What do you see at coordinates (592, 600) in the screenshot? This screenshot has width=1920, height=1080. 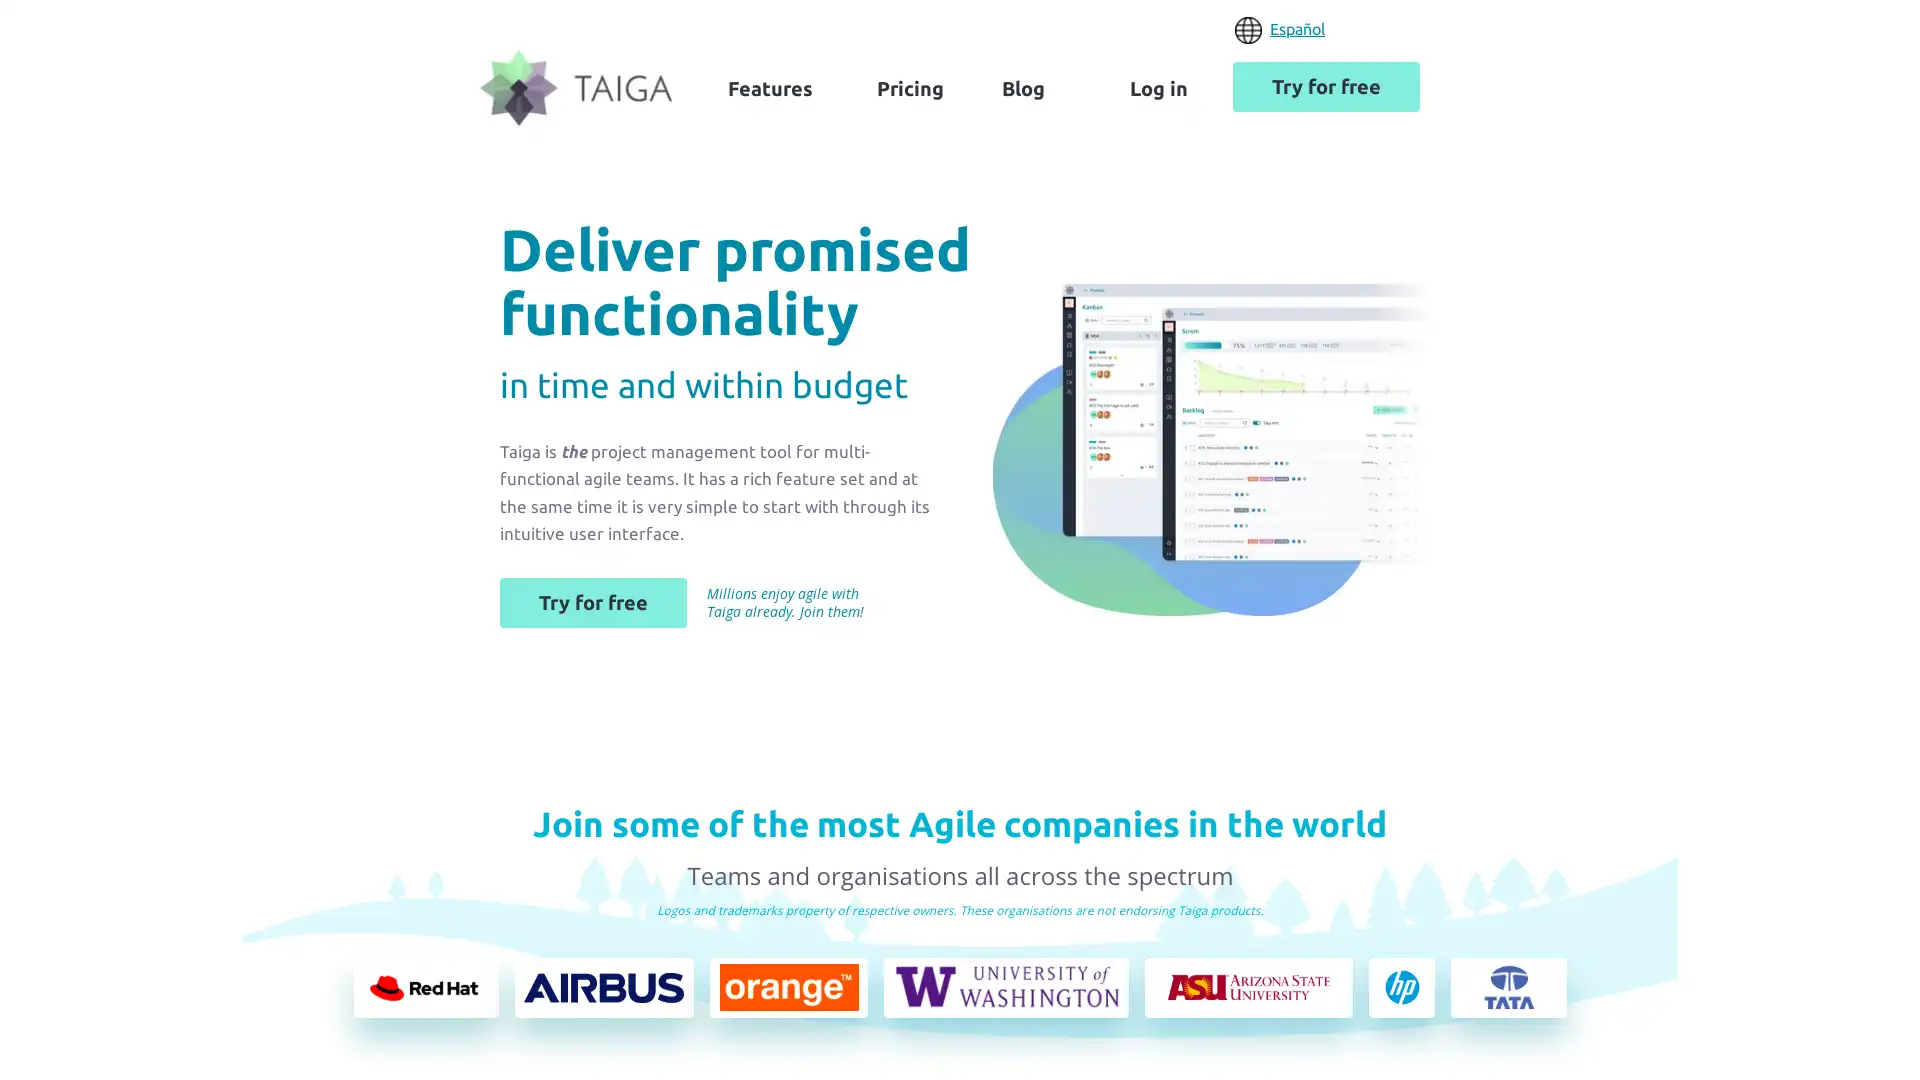 I see `Try for free` at bounding box center [592, 600].